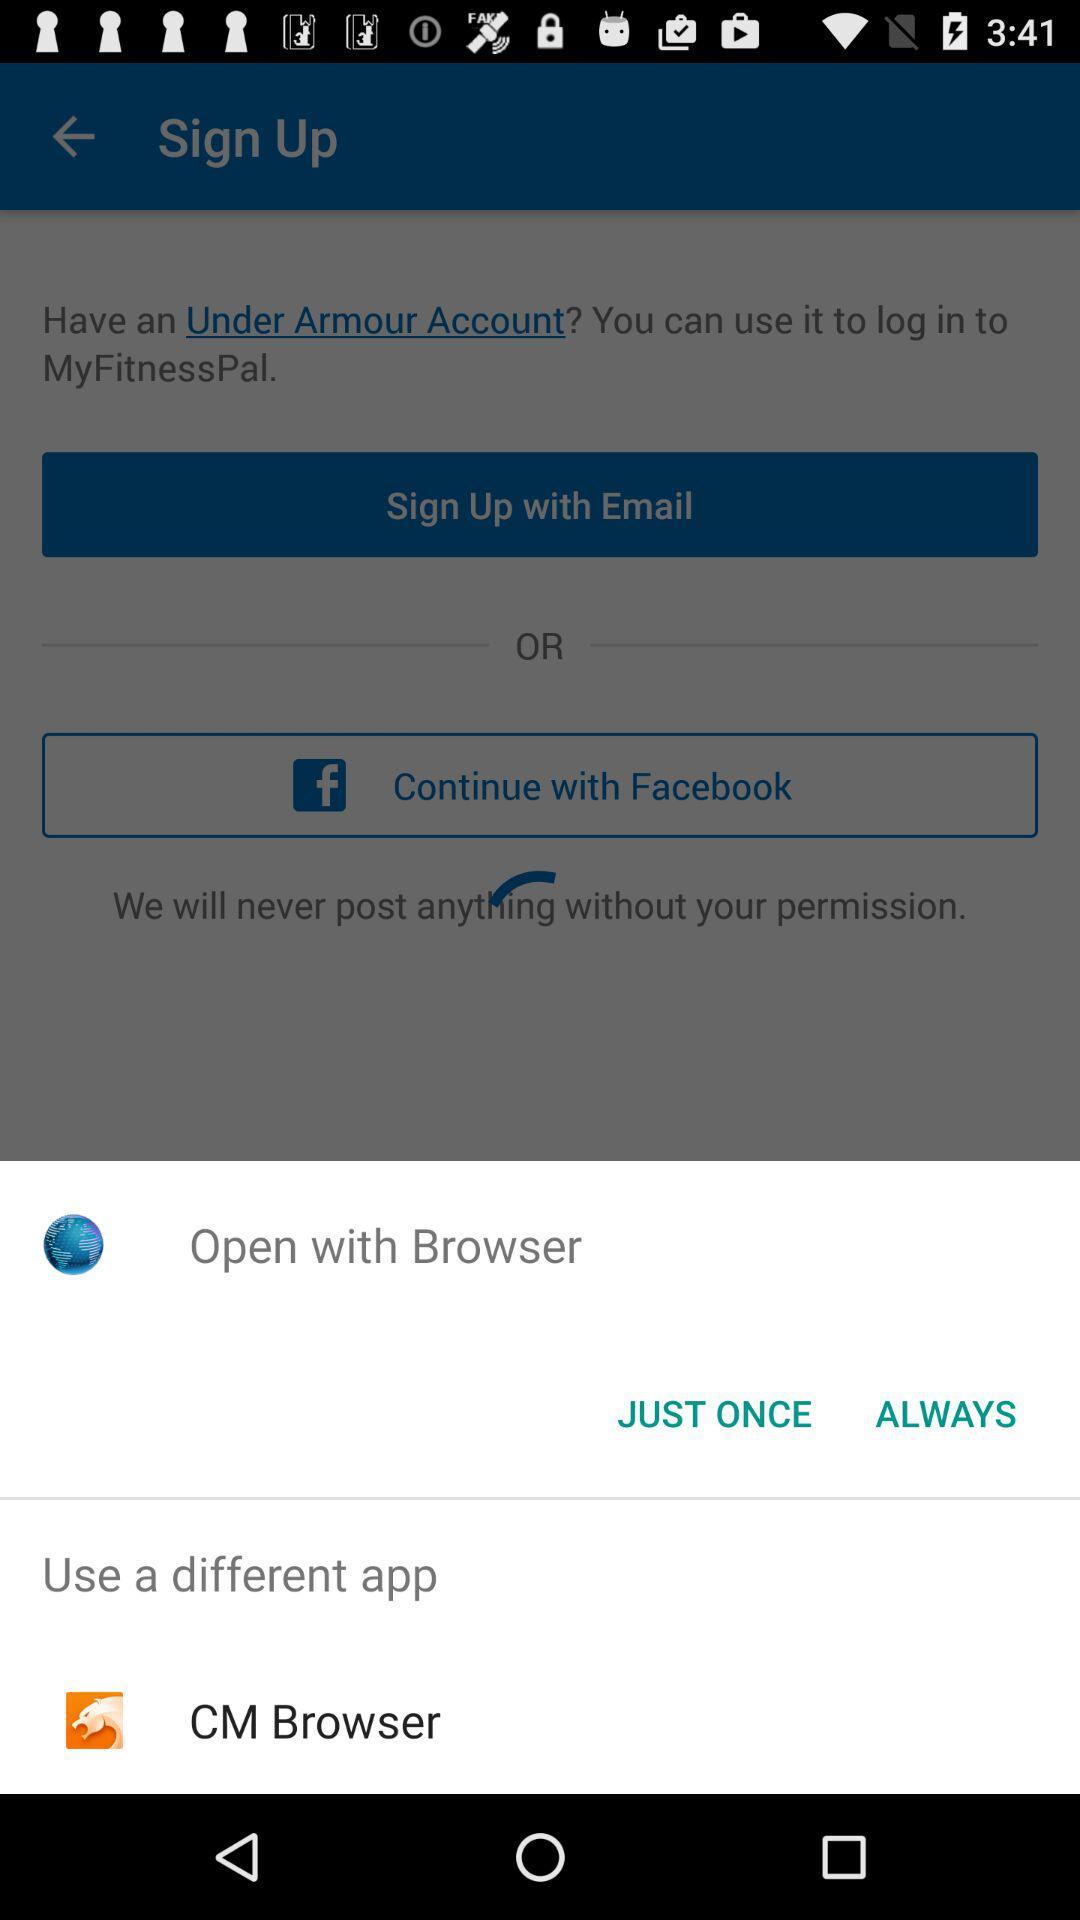 This screenshot has width=1080, height=1920. I want to click on item at the bottom right corner, so click(945, 1411).